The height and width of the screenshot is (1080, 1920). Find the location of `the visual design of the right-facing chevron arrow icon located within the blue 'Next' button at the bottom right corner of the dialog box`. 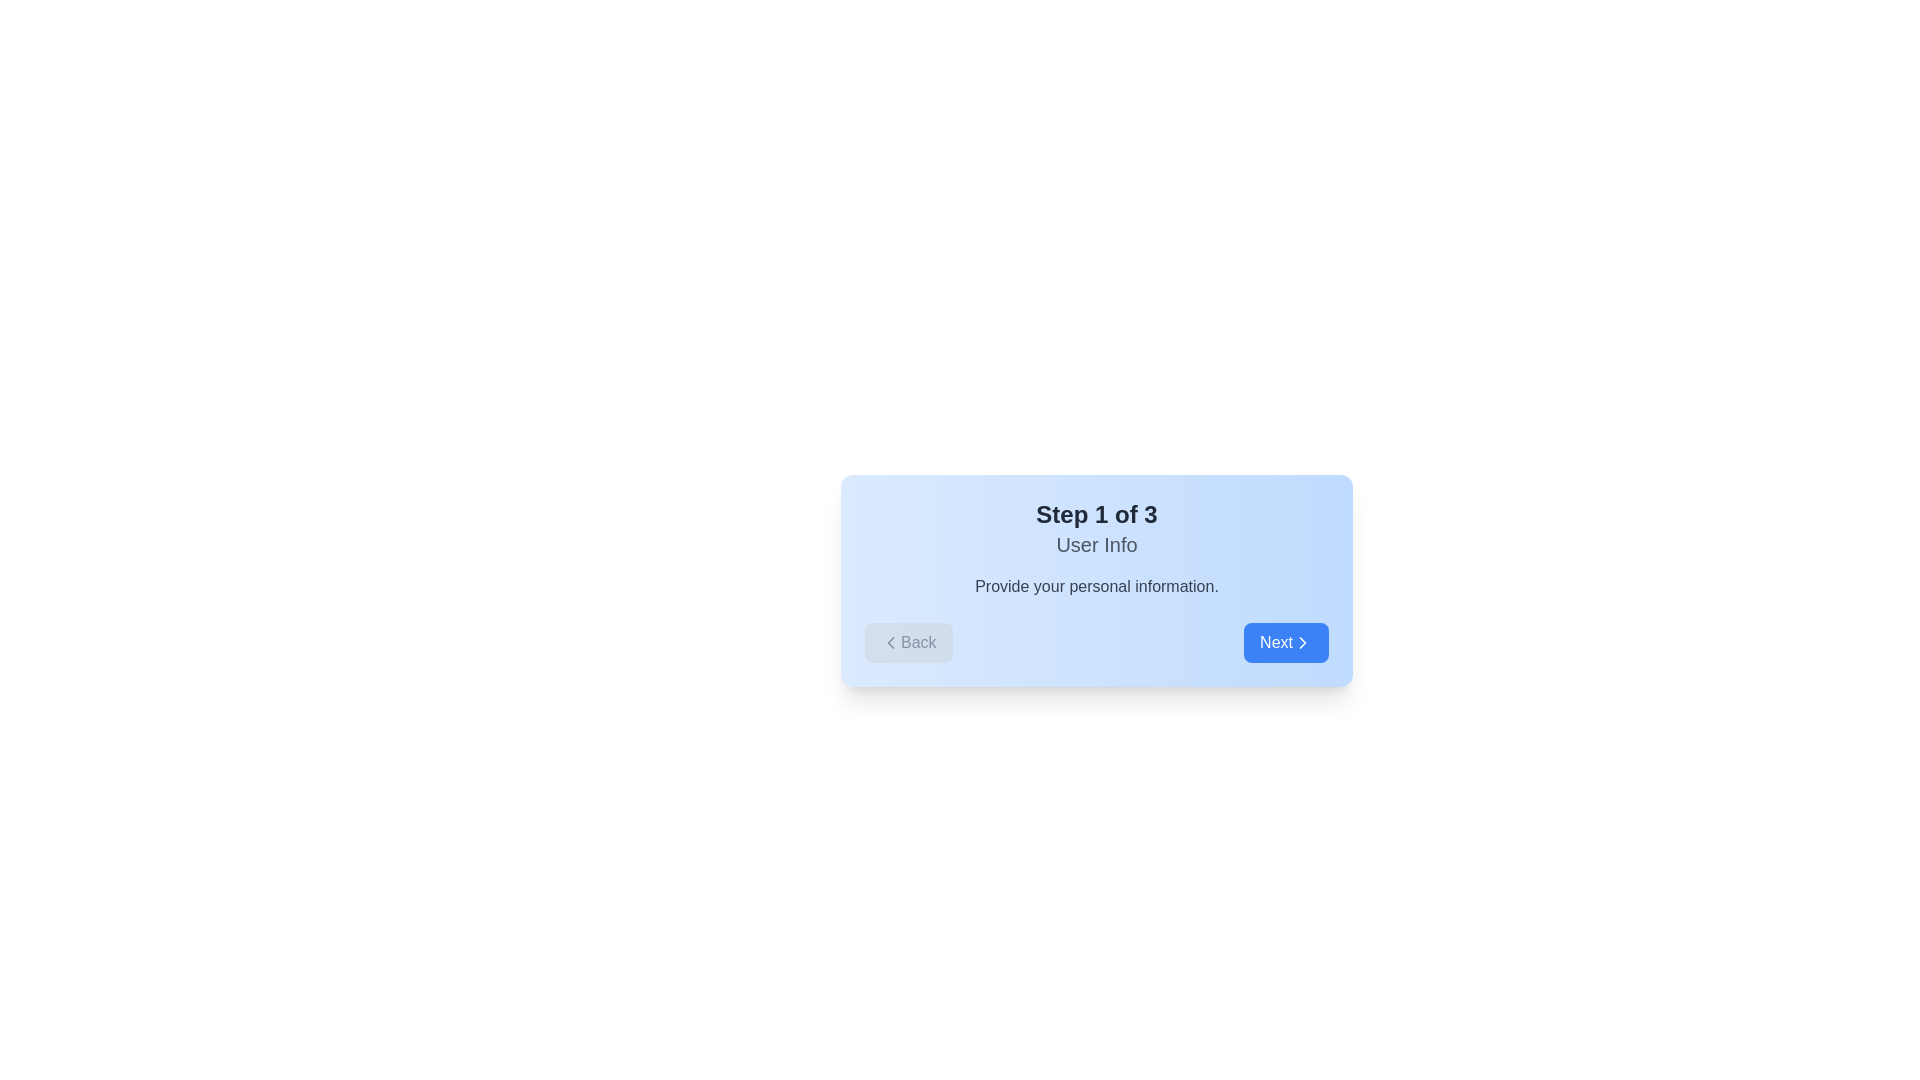

the visual design of the right-facing chevron arrow icon located within the blue 'Next' button at the bottom right corner of the dialog box is located at coordinates (1302, 643).